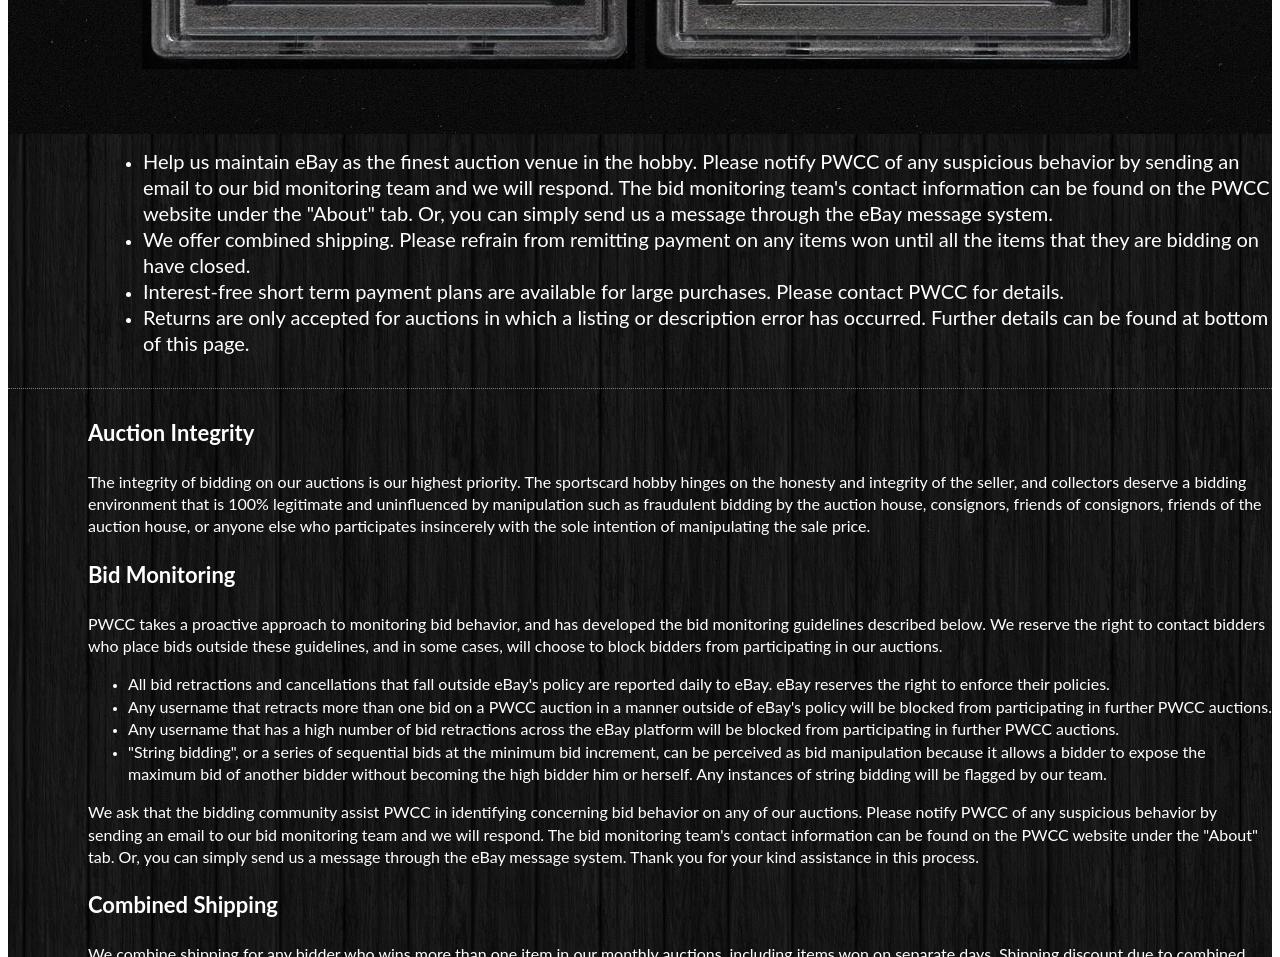 This screenshot has width=1280, height=957. What do you see at coordinates (171, 432) in the screenshot?
I see `'Auction Integrity'` at bounding box center [171, 432].